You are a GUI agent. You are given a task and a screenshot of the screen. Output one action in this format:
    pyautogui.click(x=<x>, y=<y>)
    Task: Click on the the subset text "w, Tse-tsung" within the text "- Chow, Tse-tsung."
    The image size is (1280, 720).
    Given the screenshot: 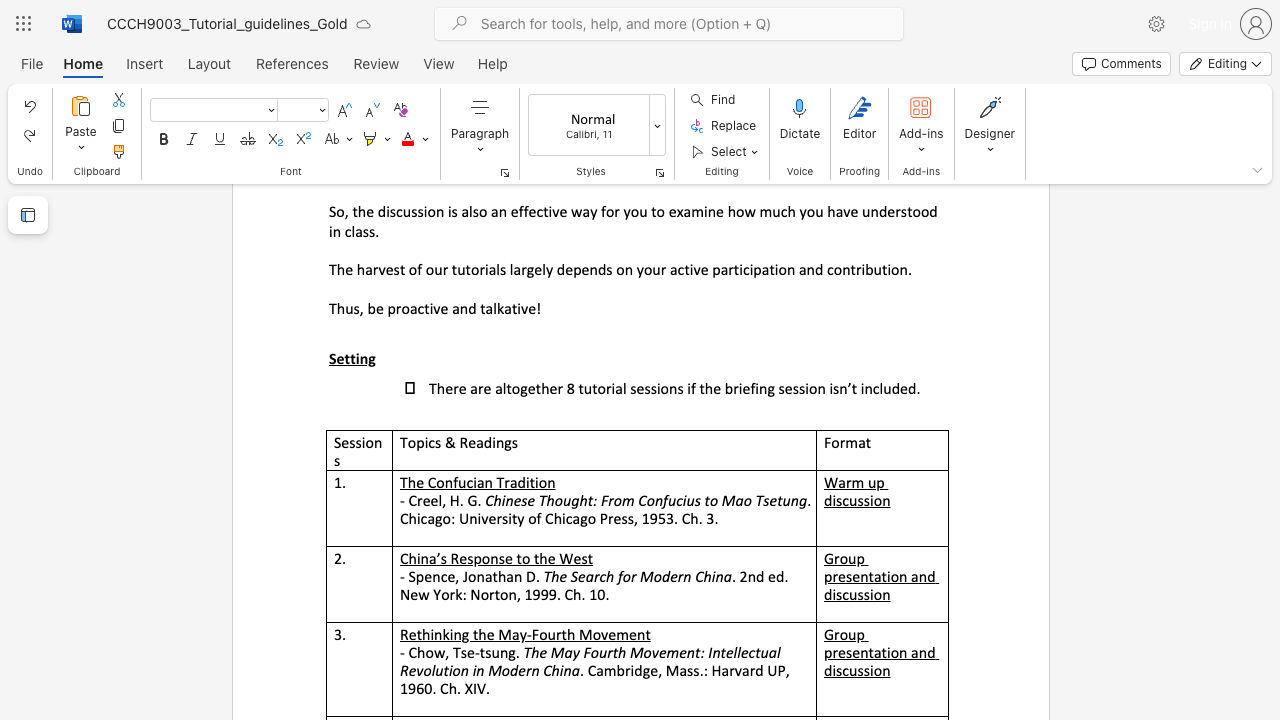 What is the action you would take?
    pyautogui.click(x=432, y=652)
    